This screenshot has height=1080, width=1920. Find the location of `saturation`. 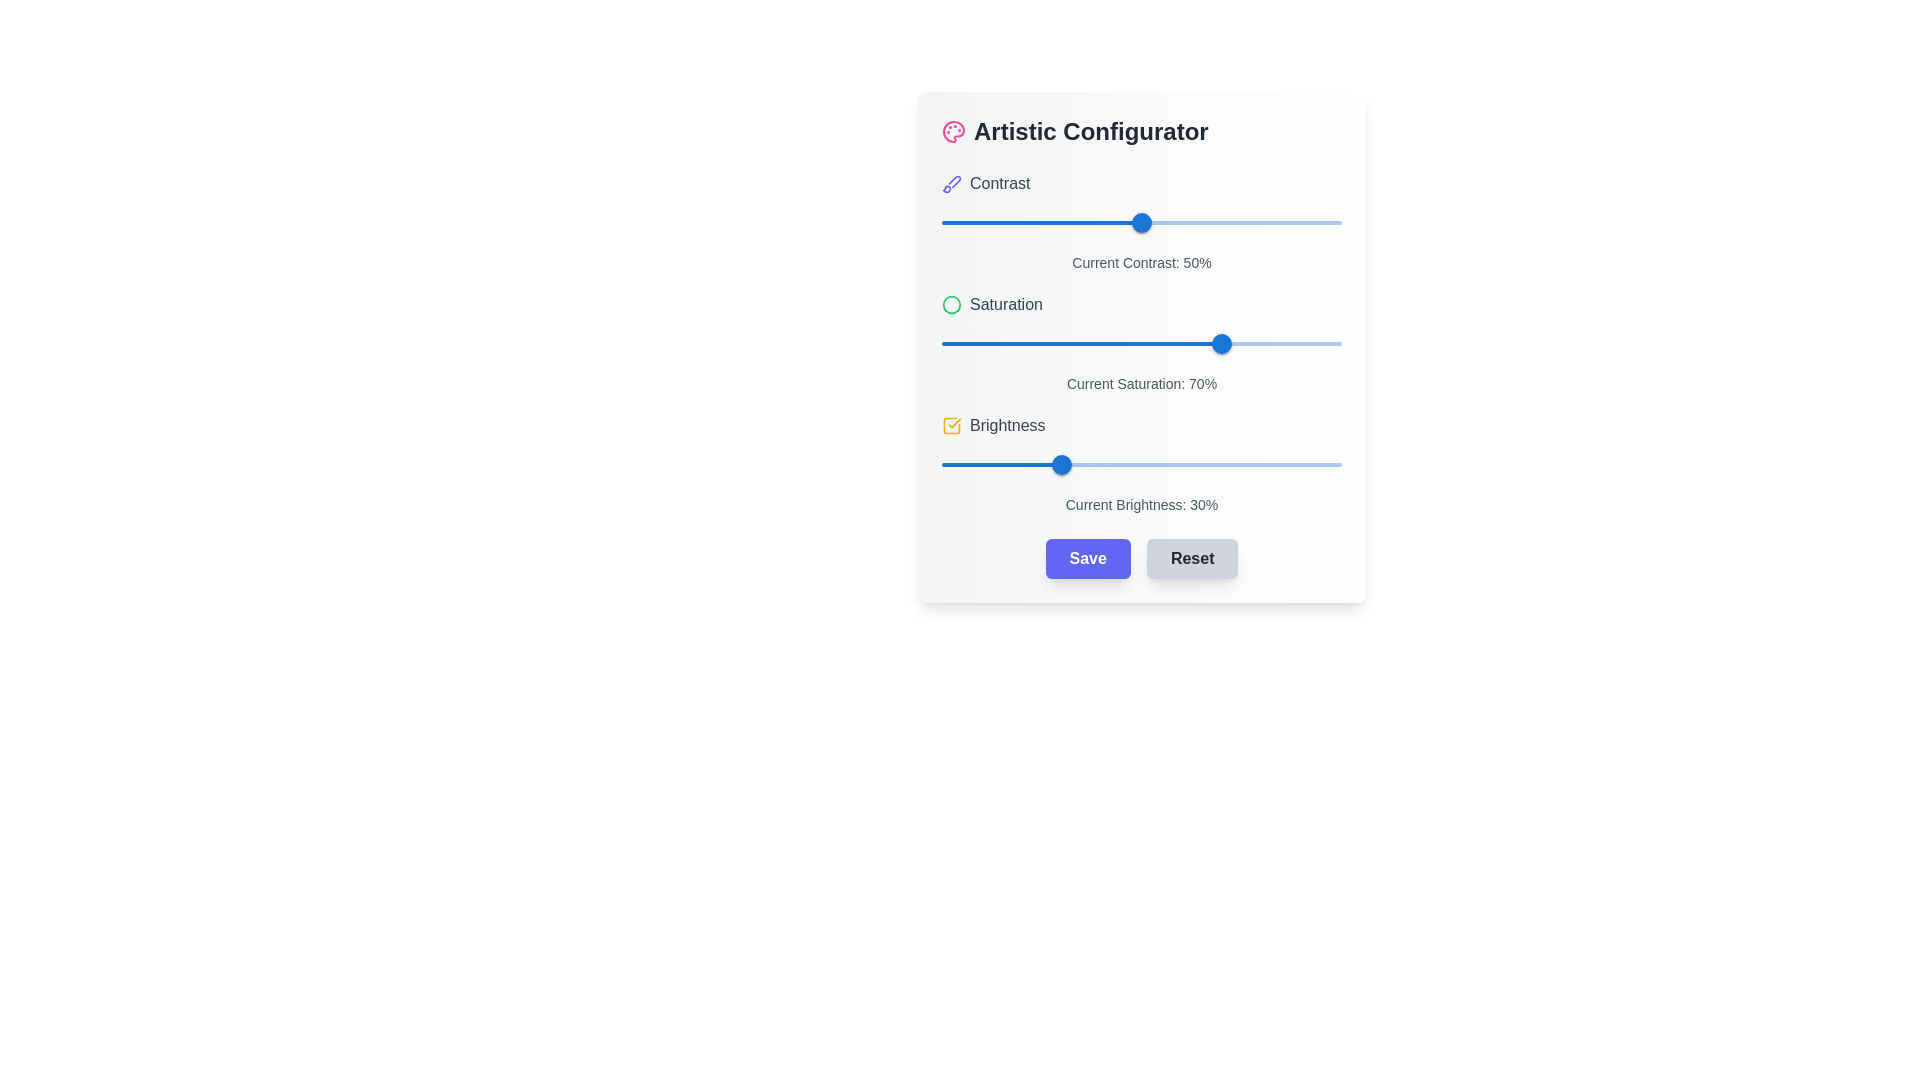

saturation is located at coordinates (1151, 342).